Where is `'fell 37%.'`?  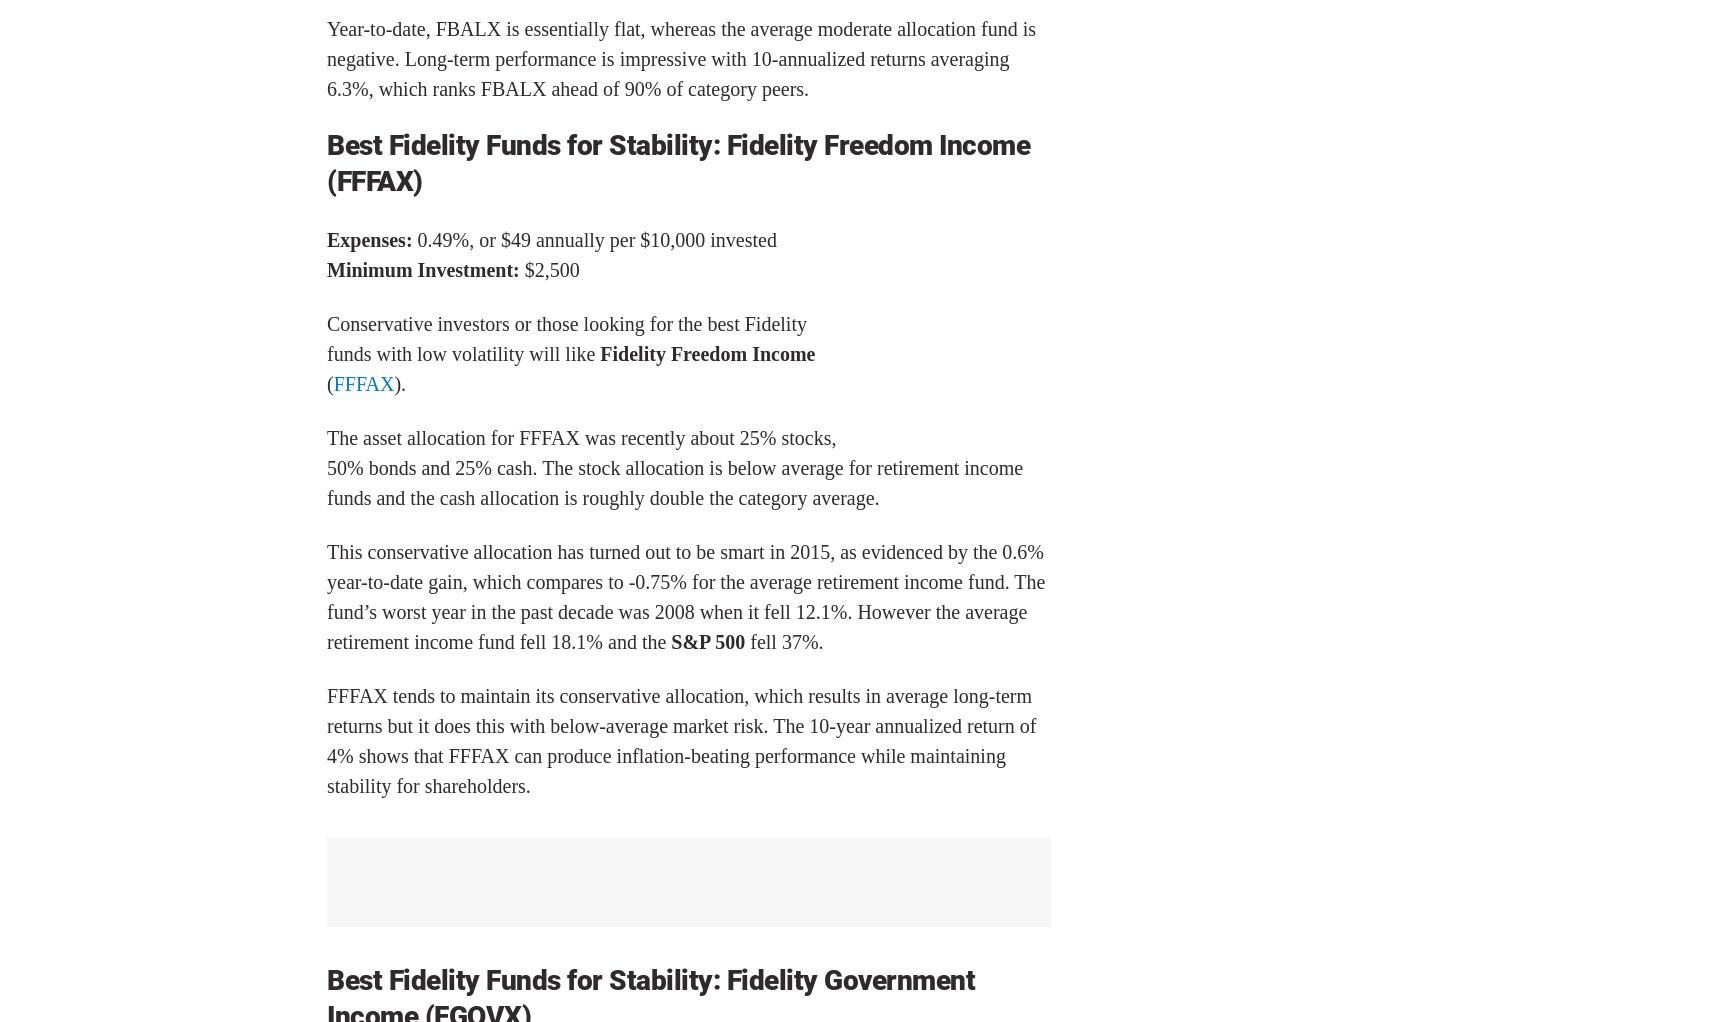 'fell 37%.' is located at coordinates (783, 640).